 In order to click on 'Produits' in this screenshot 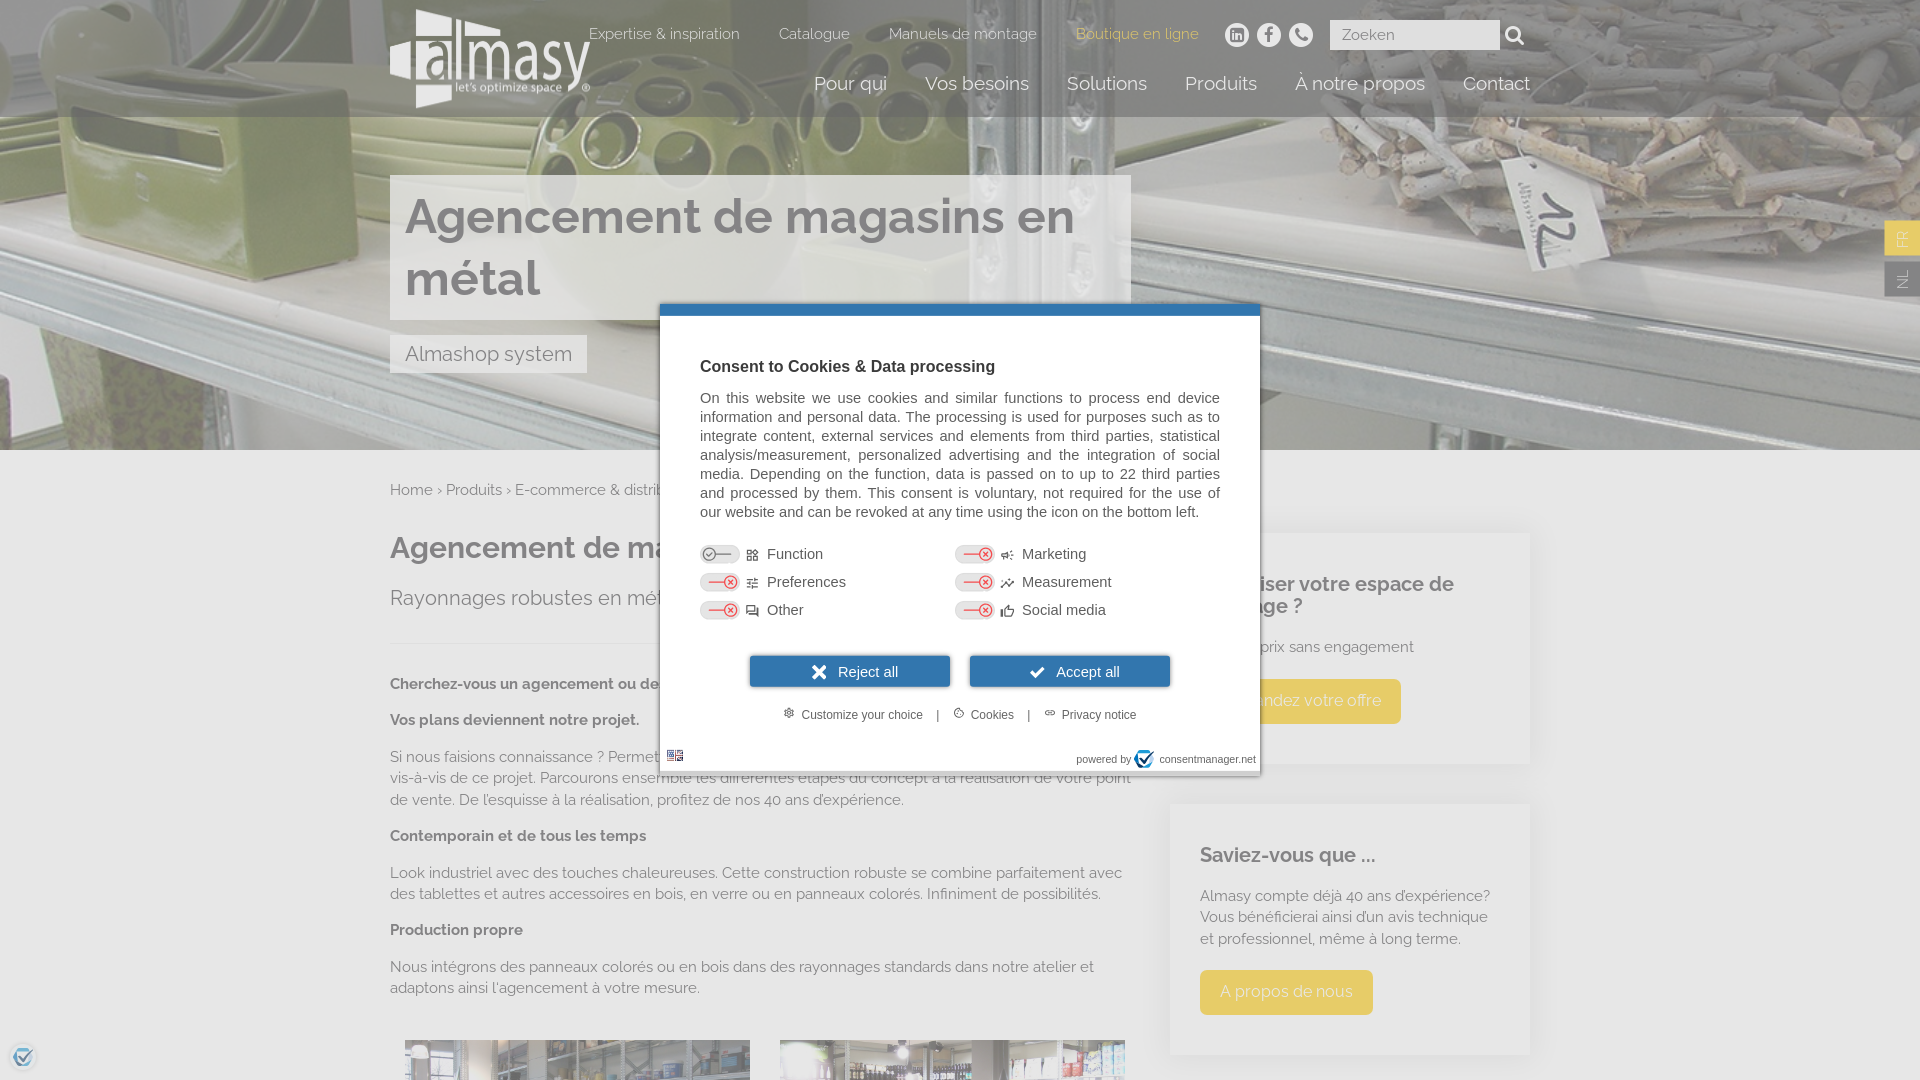, I will do `click(445, 489)`.